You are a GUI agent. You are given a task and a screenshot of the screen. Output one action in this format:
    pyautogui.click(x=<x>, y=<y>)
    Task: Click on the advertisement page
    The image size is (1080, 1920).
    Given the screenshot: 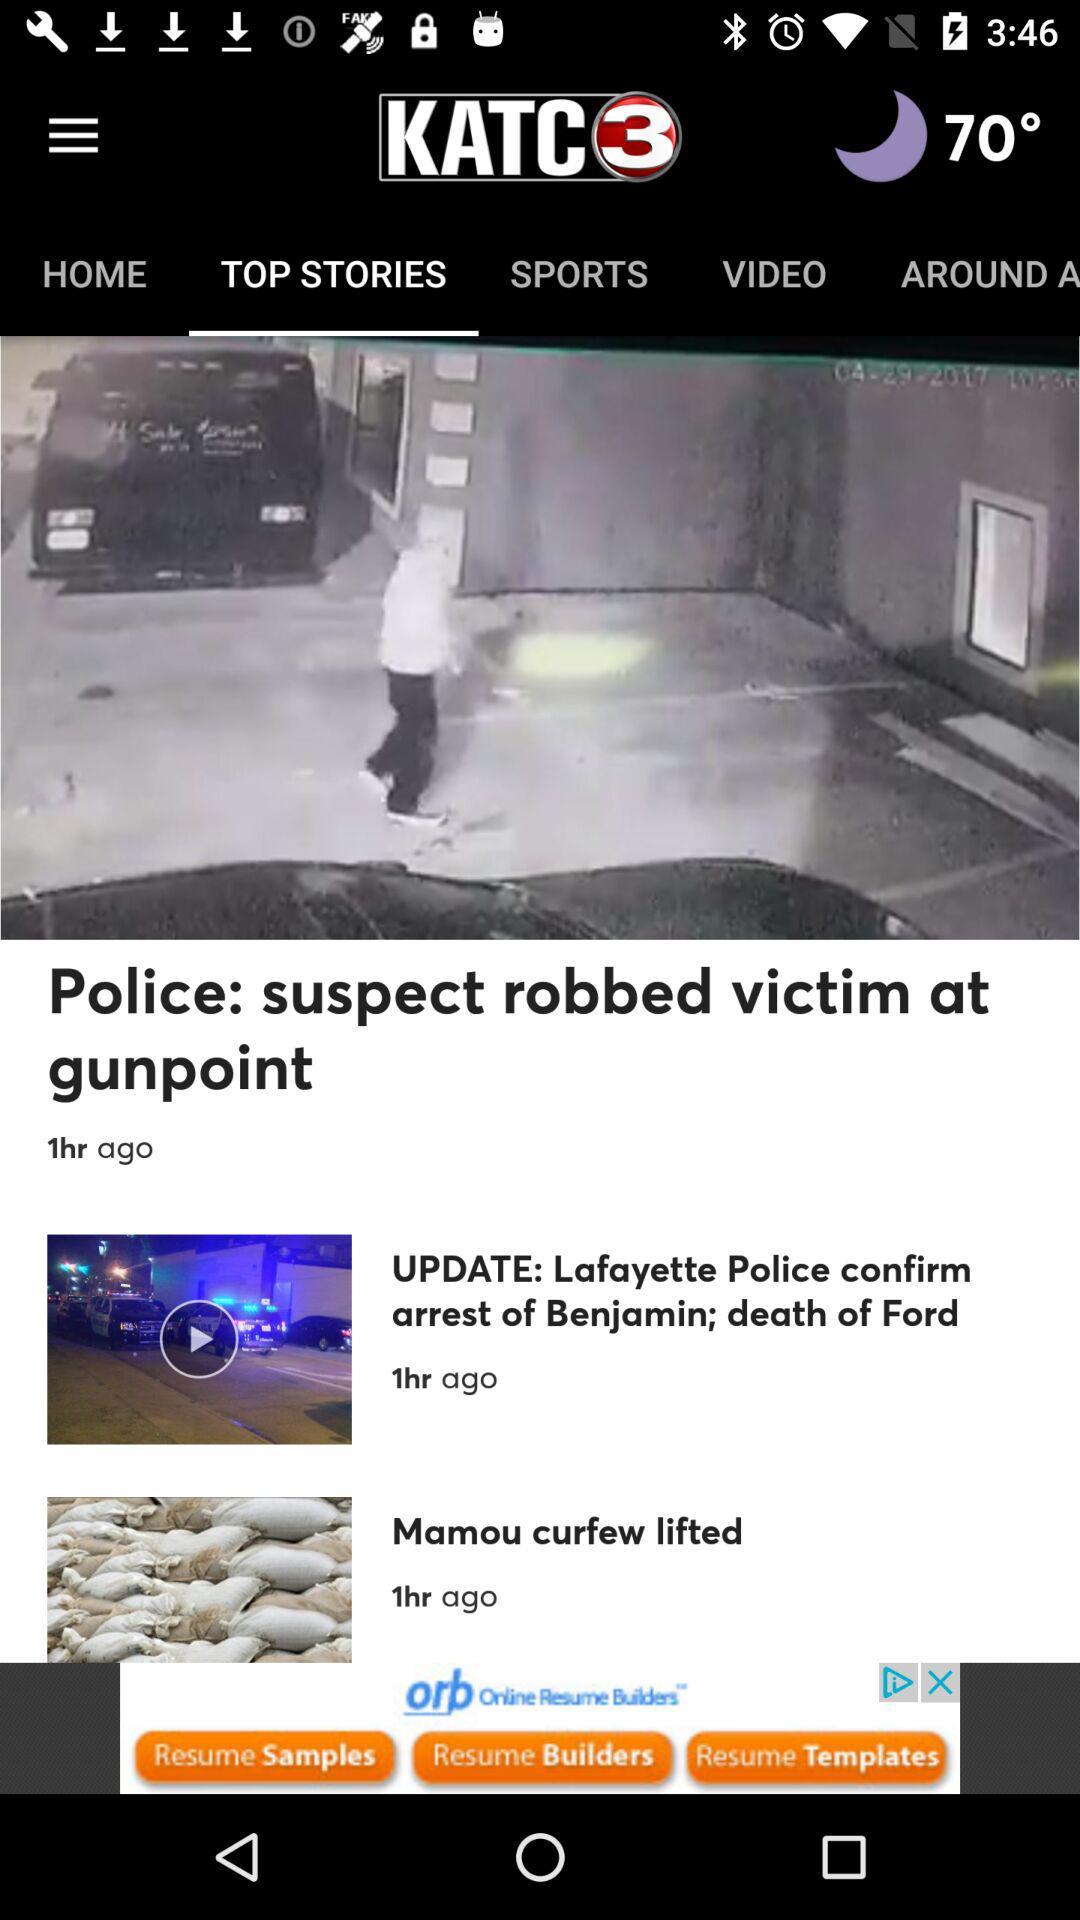 What is the action you would take?
    pyautogui.click(x=540, y=1727)
    